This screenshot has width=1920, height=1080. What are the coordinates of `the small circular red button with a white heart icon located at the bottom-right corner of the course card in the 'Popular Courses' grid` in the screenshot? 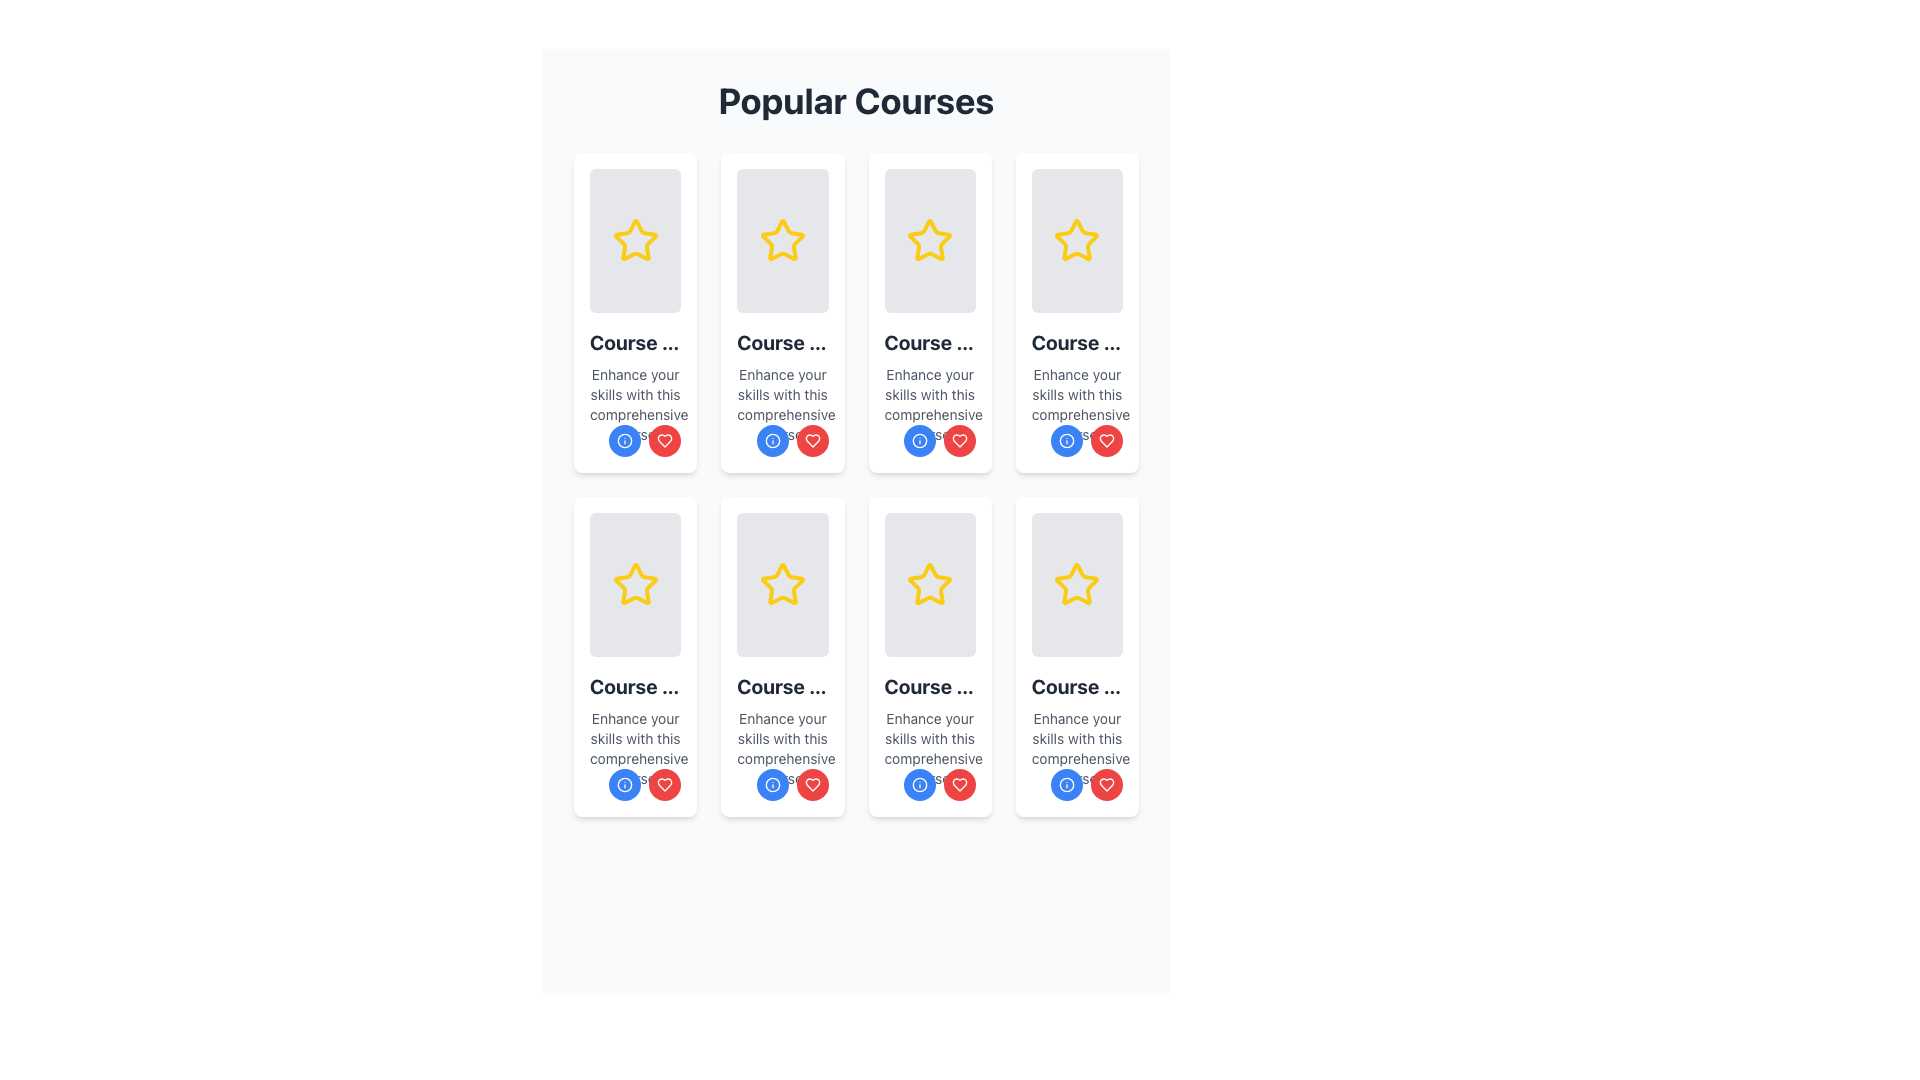 It's located at (791, 784).